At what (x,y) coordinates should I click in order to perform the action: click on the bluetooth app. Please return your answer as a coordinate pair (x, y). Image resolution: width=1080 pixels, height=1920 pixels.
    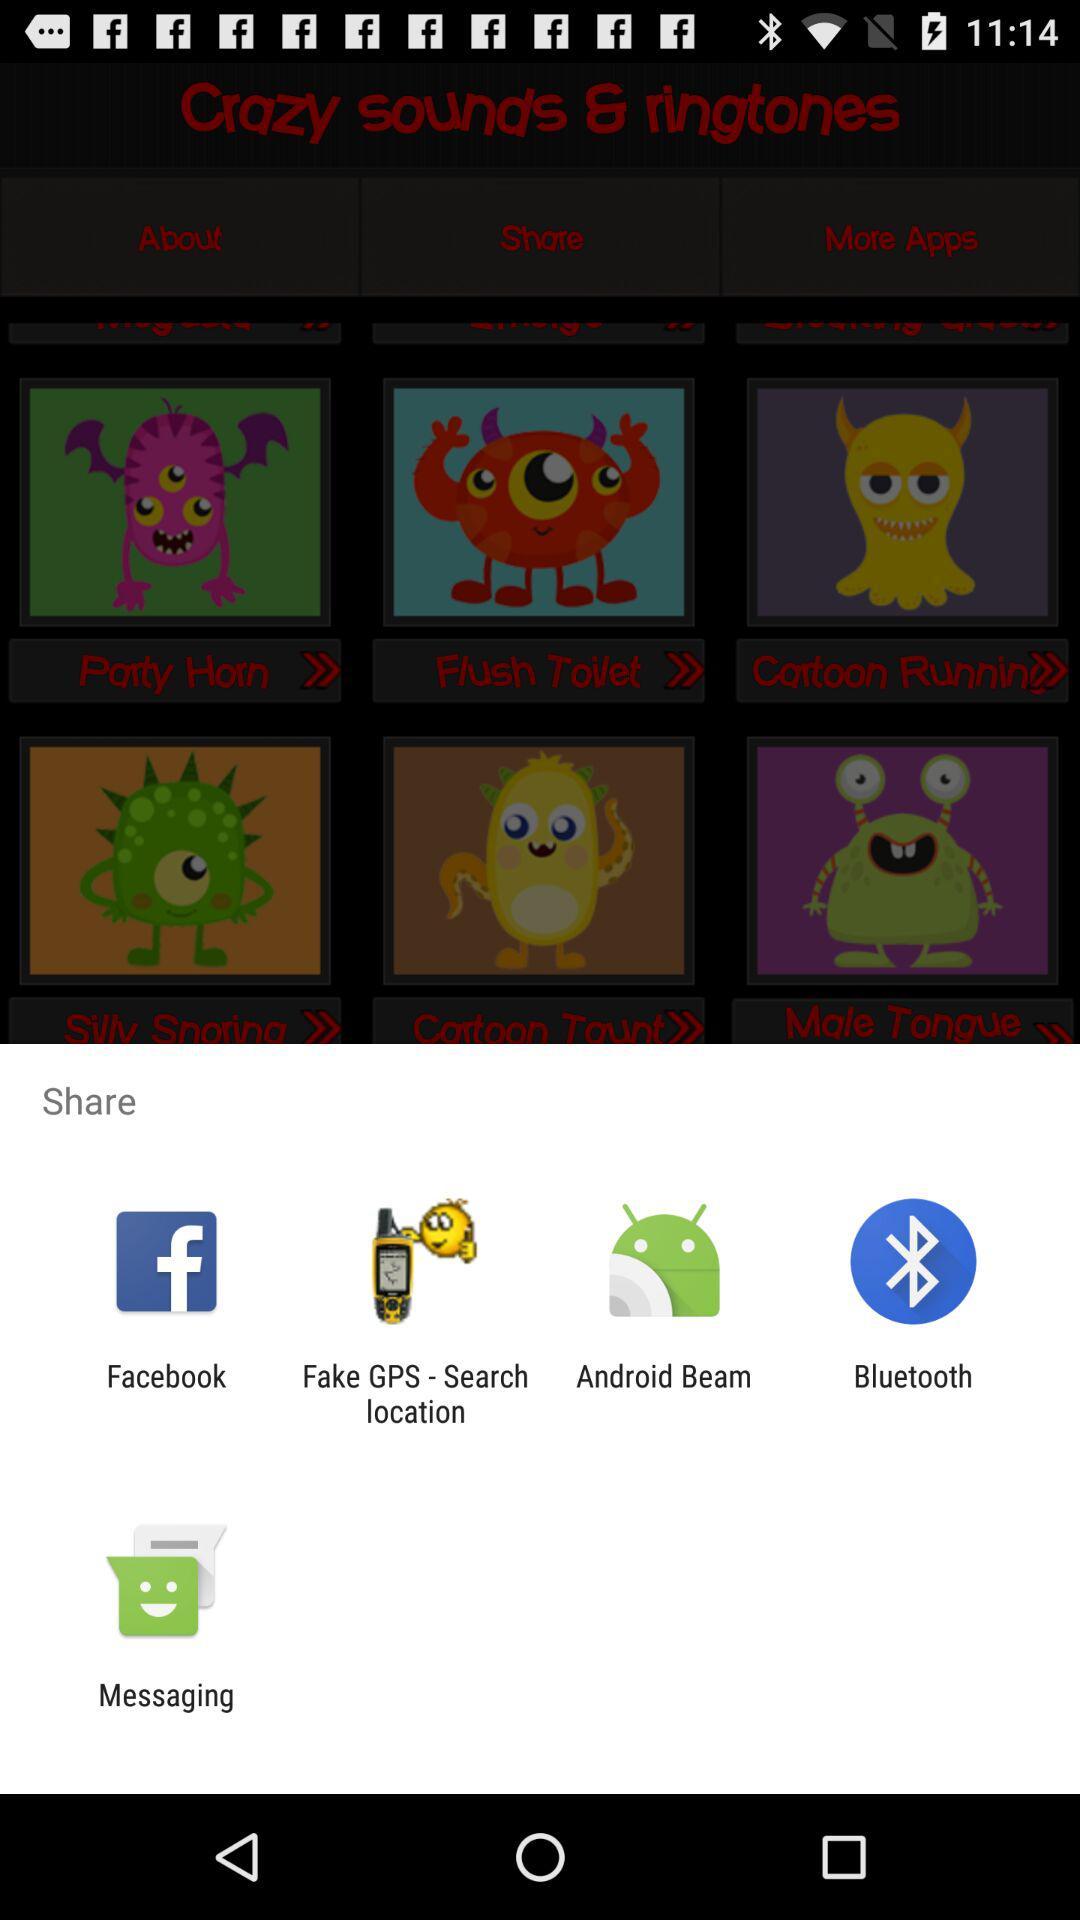
    Looking at the image, I should click on (913, 1392).